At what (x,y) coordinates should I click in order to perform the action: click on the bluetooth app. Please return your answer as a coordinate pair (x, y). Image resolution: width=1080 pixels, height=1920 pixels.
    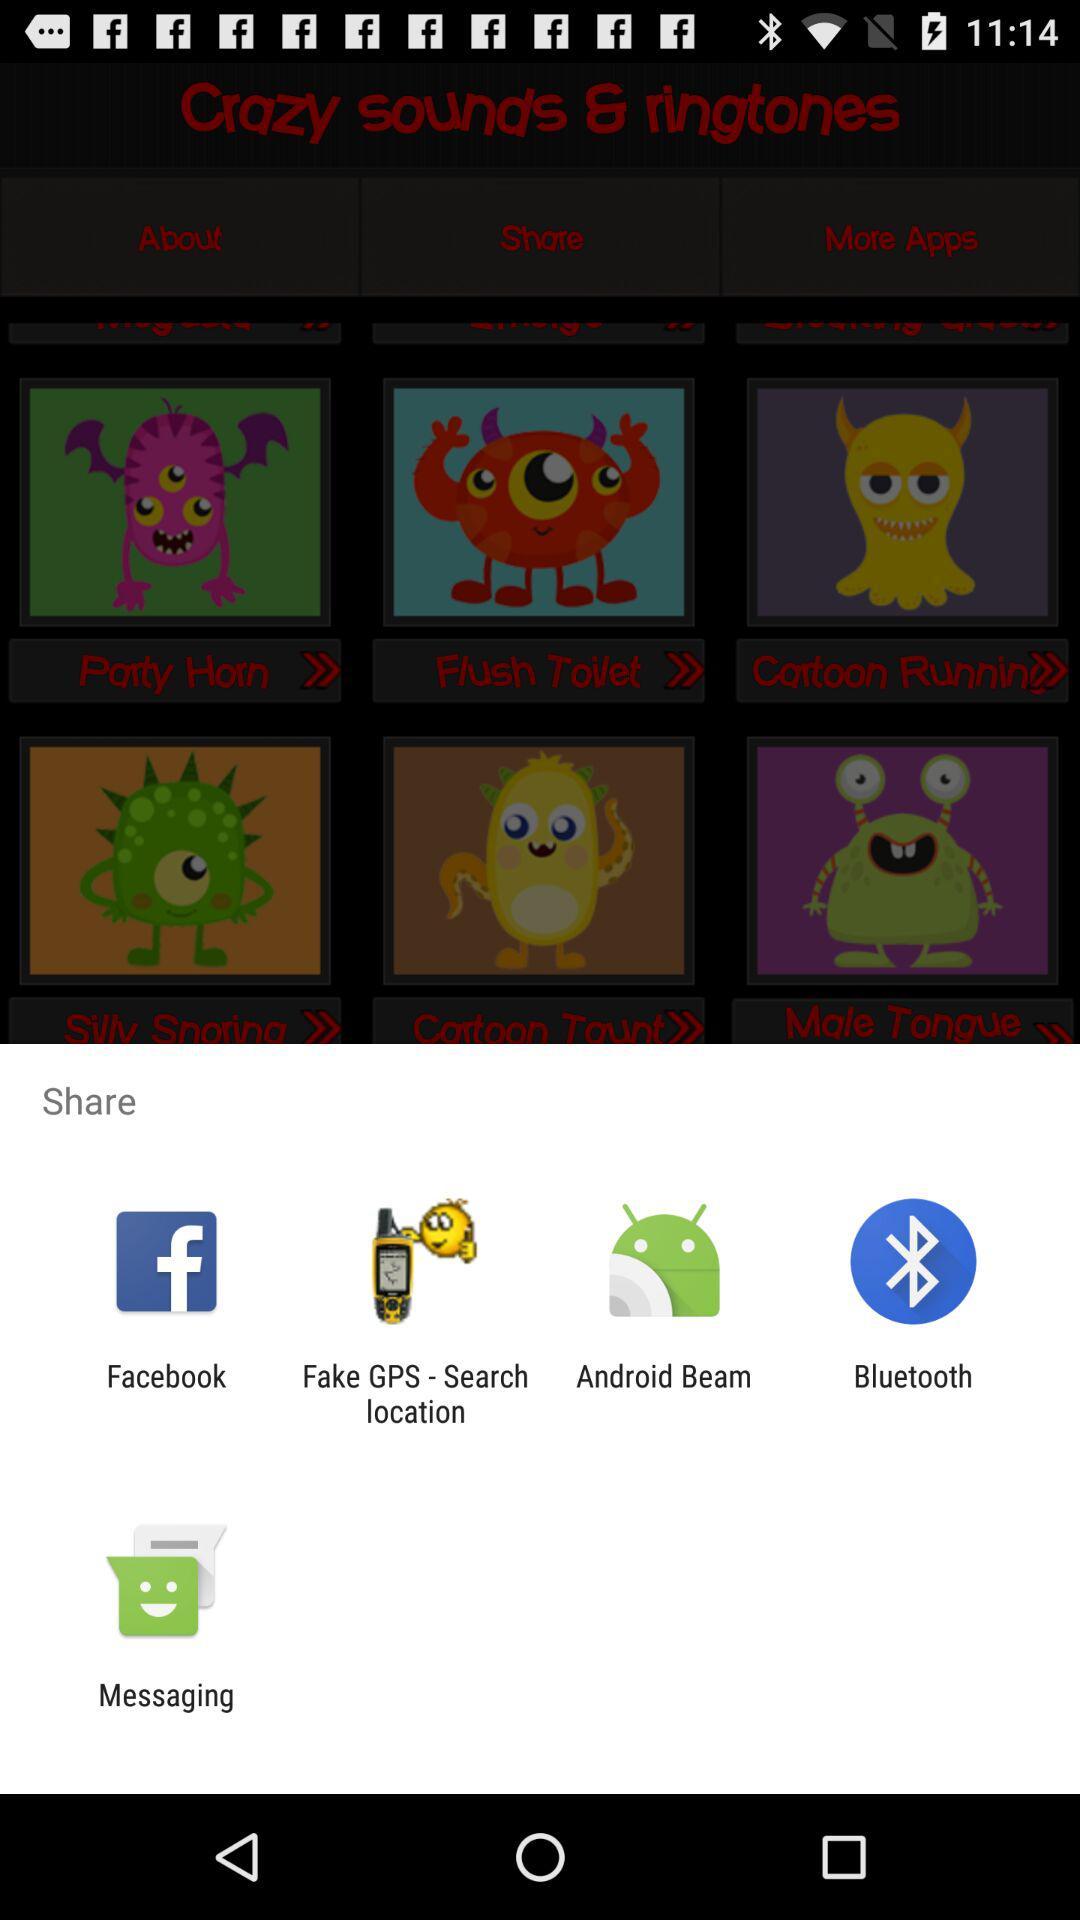
    Looking at the image, I should click on (913, 1392).